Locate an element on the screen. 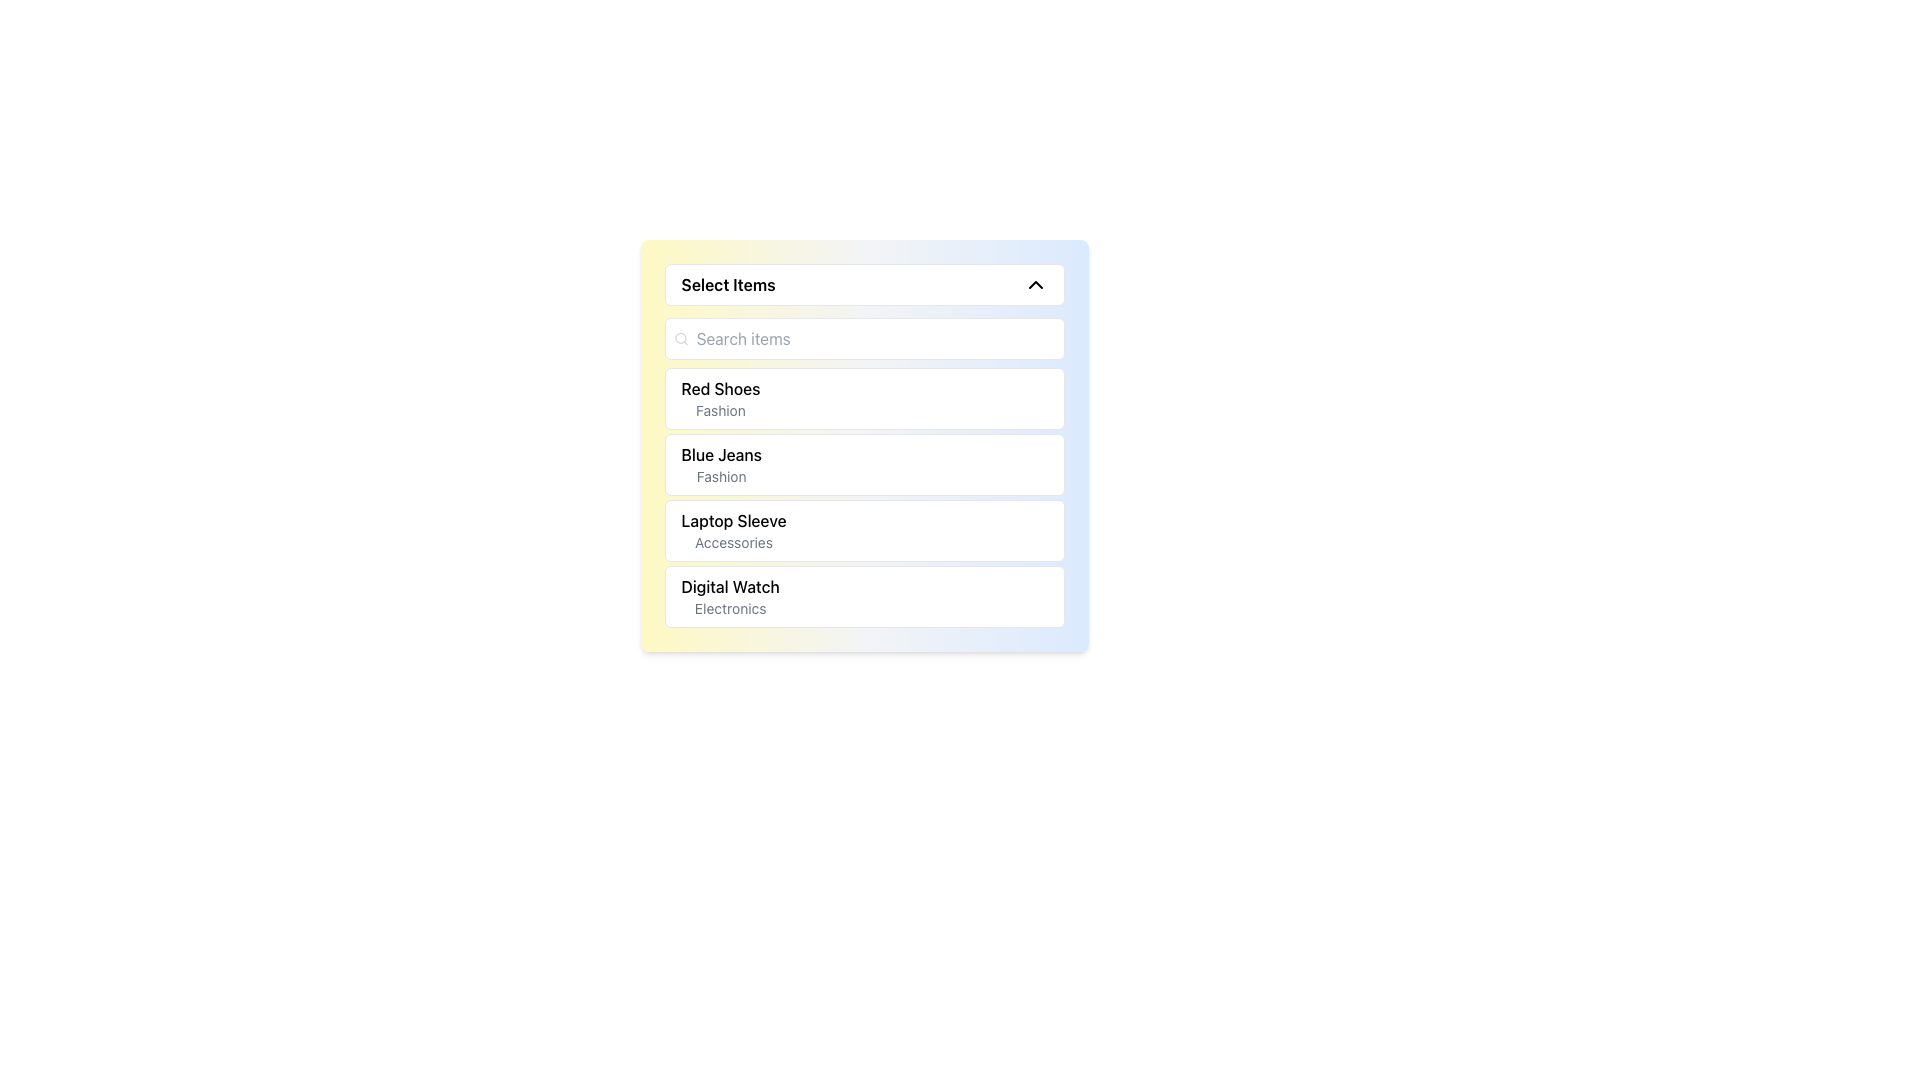 The width and height of the screenshot is (1920, 1080). the first selectable item 'Red Shoes' is located at coordinates (864, 398).